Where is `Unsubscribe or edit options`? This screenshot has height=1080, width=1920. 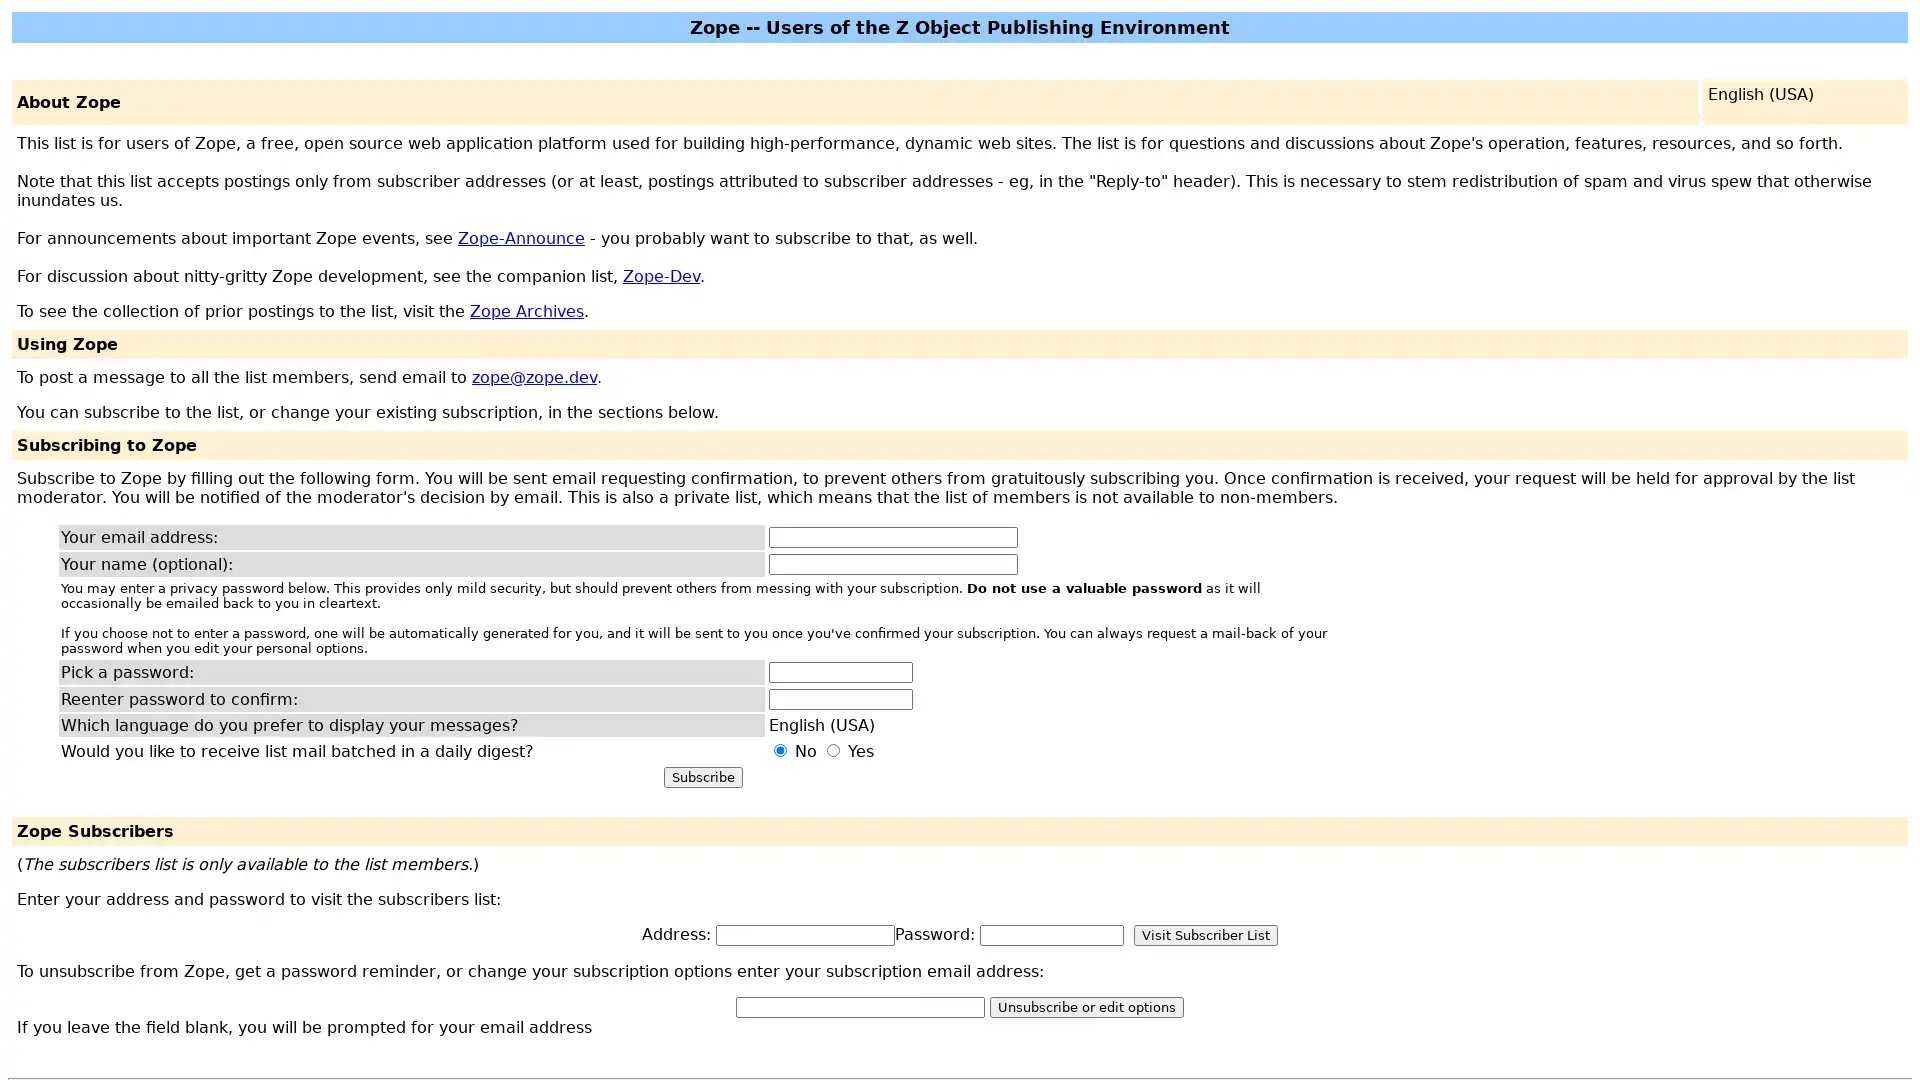 Unsubscribe or edit options is located at coordinates (1085, 1007).